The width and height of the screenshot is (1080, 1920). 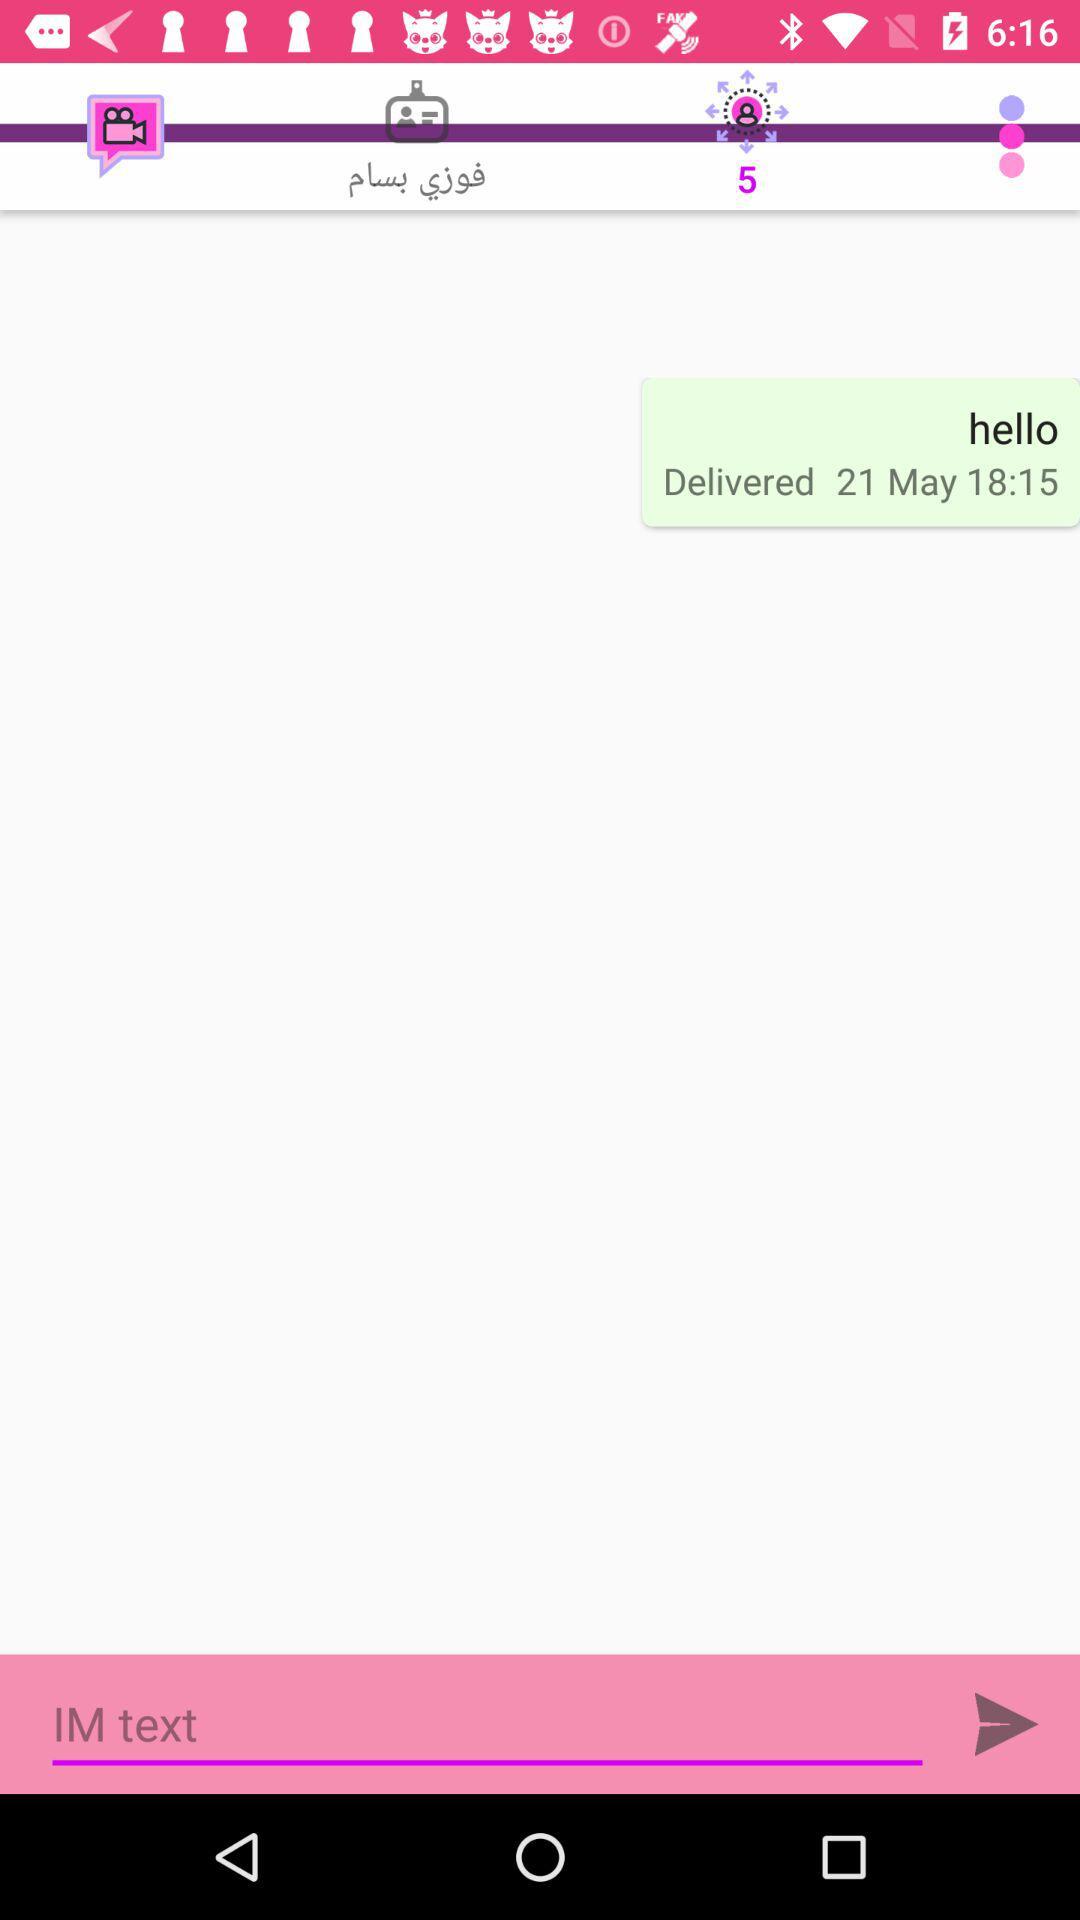 I want to click on icon below the hello, so click(x=946, y=480).